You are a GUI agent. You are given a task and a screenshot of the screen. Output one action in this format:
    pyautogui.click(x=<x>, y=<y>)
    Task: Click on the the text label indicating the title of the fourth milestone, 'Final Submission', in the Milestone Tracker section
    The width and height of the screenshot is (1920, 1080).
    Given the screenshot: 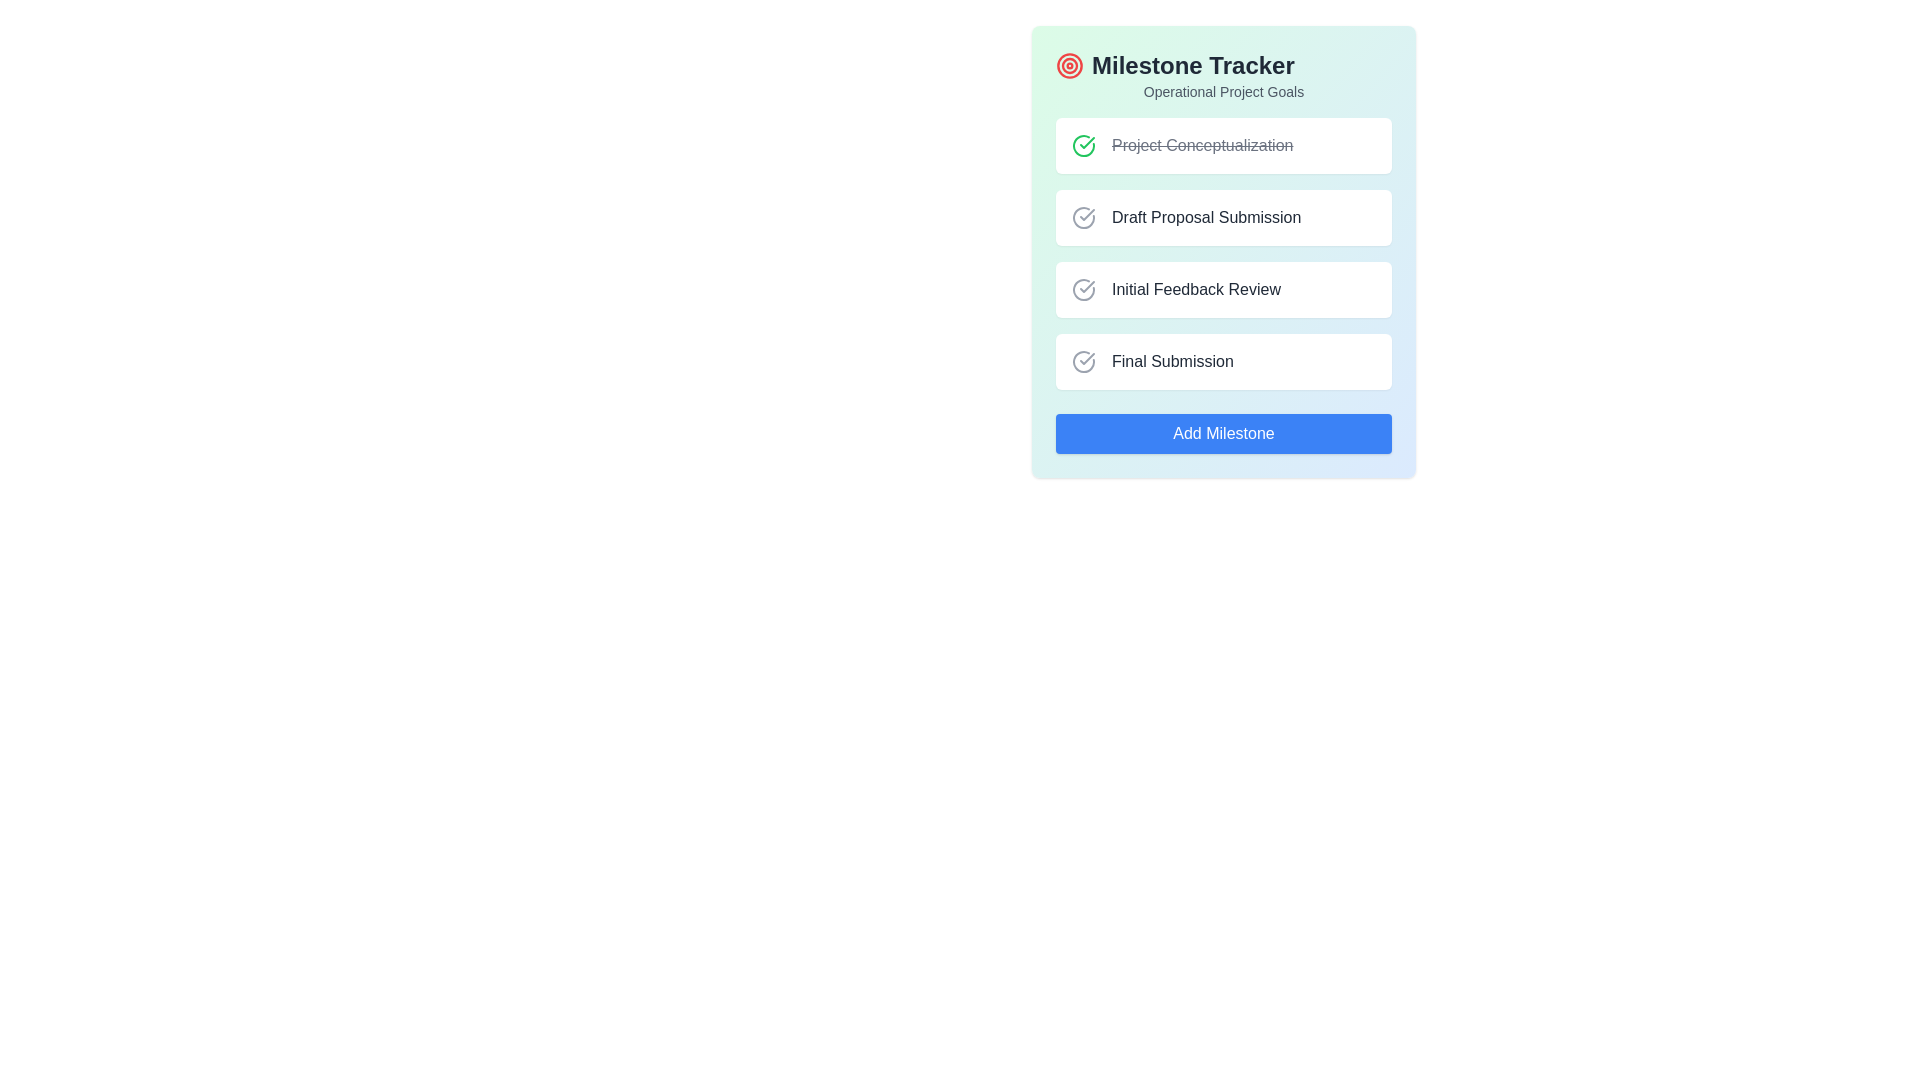 What is the action you would take?
    pyautogui.click(x=1172, y=362)
    